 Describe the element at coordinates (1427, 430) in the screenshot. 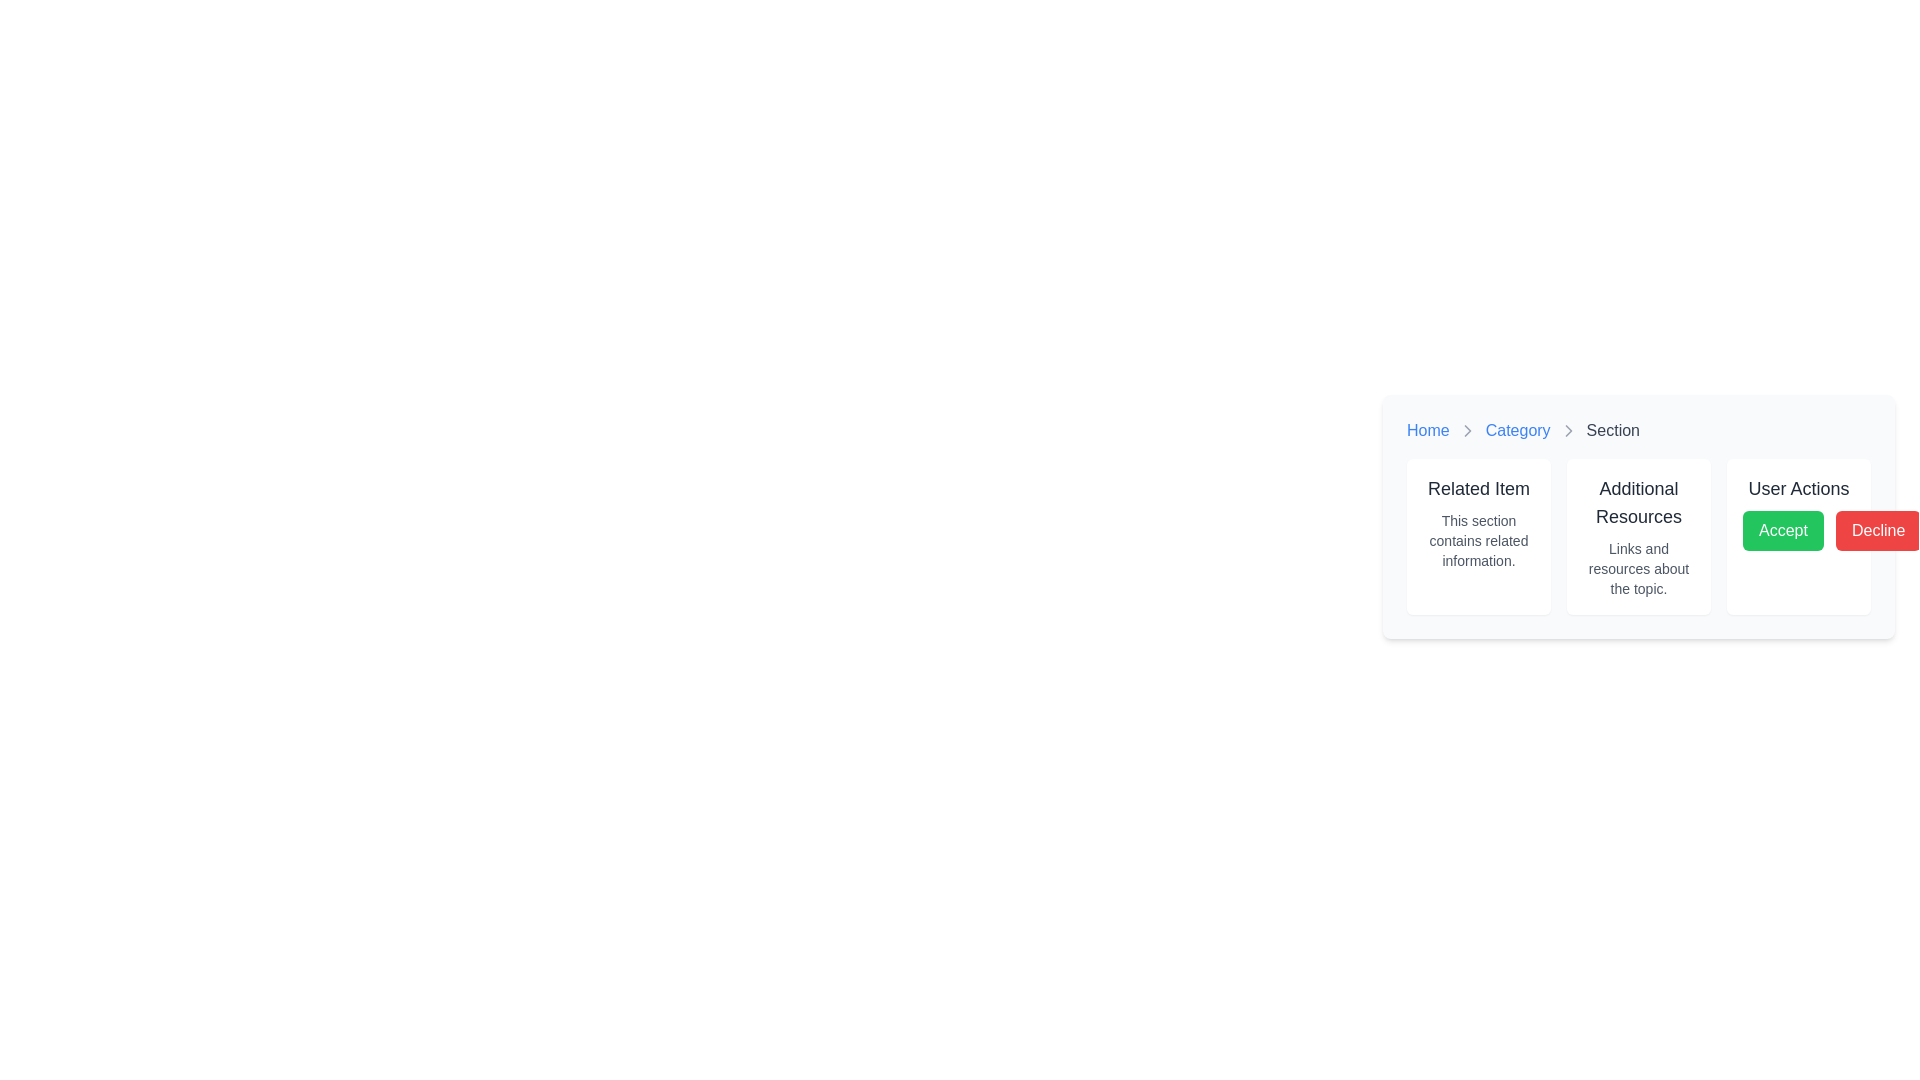

I see `the breadcrumb link at the top-left of the user interface` at that location.